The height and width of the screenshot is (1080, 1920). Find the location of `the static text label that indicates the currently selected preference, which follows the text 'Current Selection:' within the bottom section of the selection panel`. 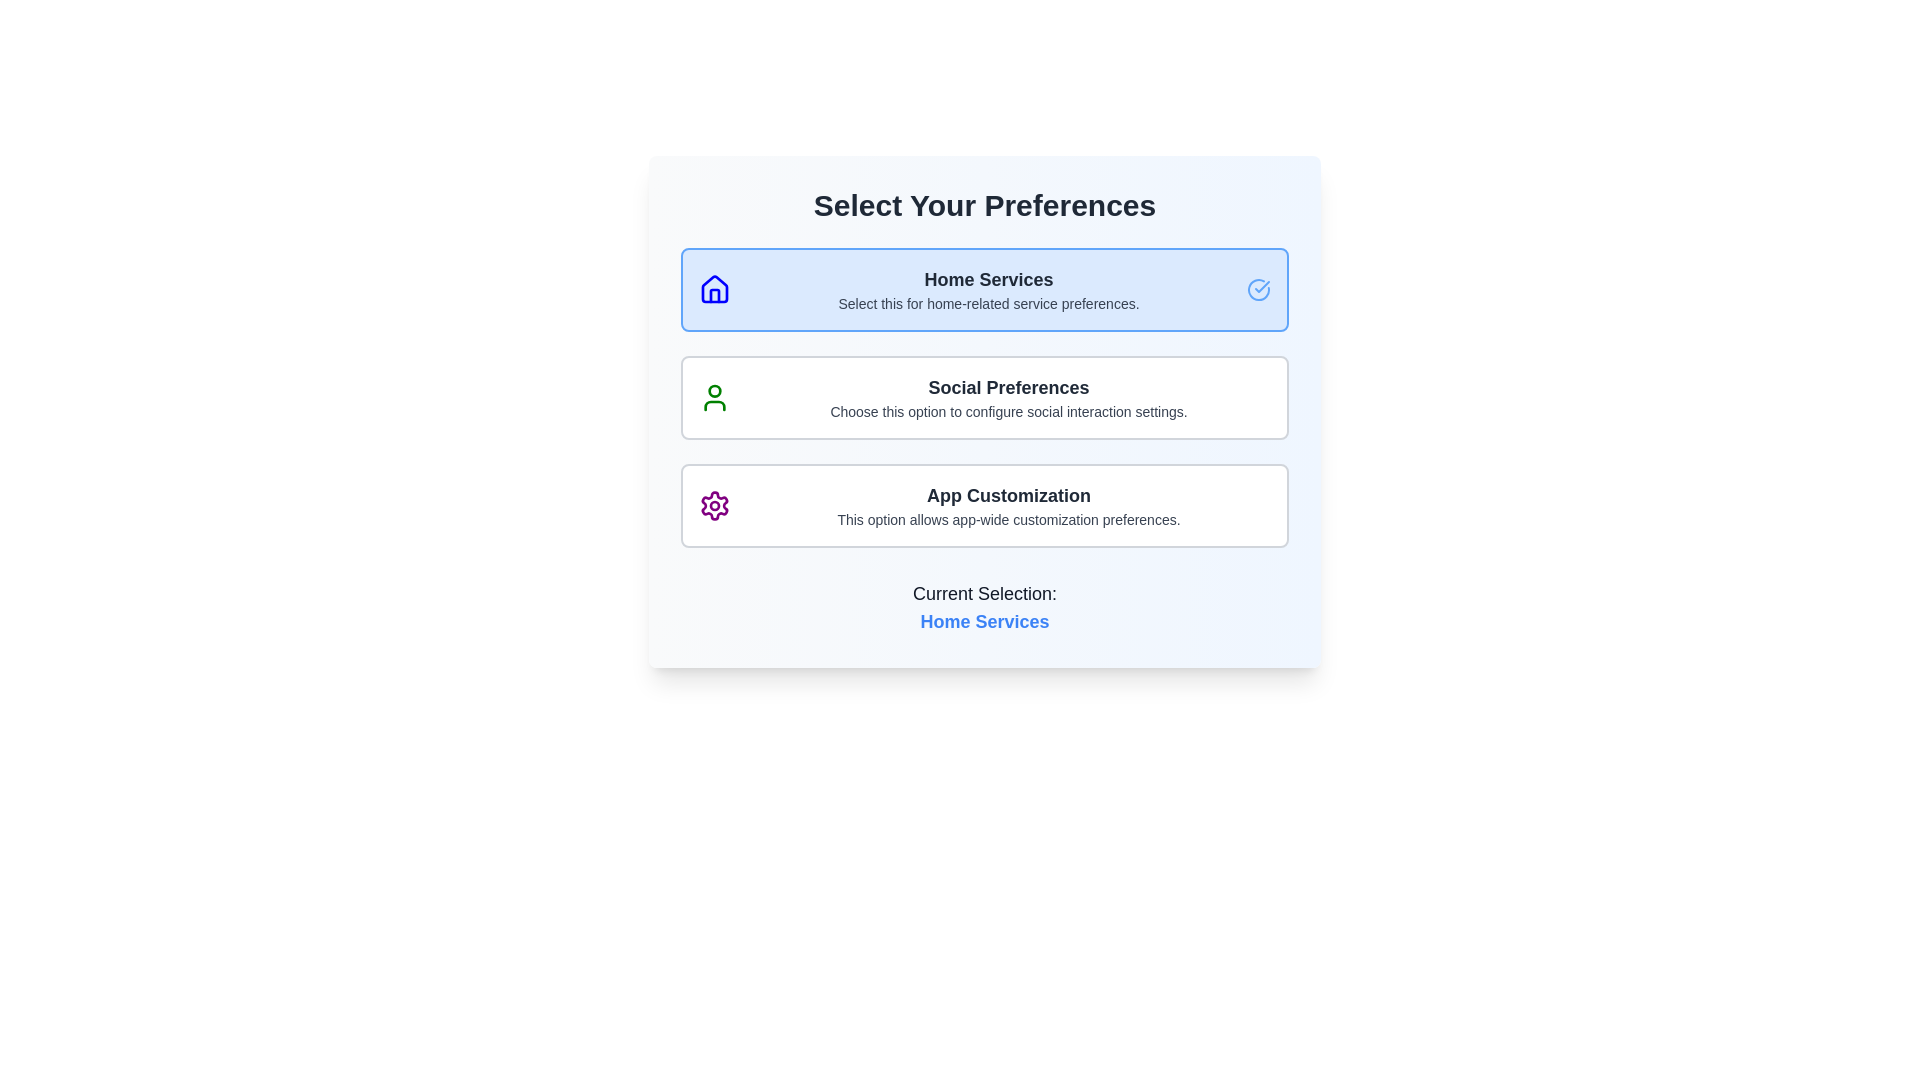

the static text label that indicates the currently selected preference, which follows the text 'Current Selection:' within the bottom section of the selection panel is located at coordinates (984, 620).